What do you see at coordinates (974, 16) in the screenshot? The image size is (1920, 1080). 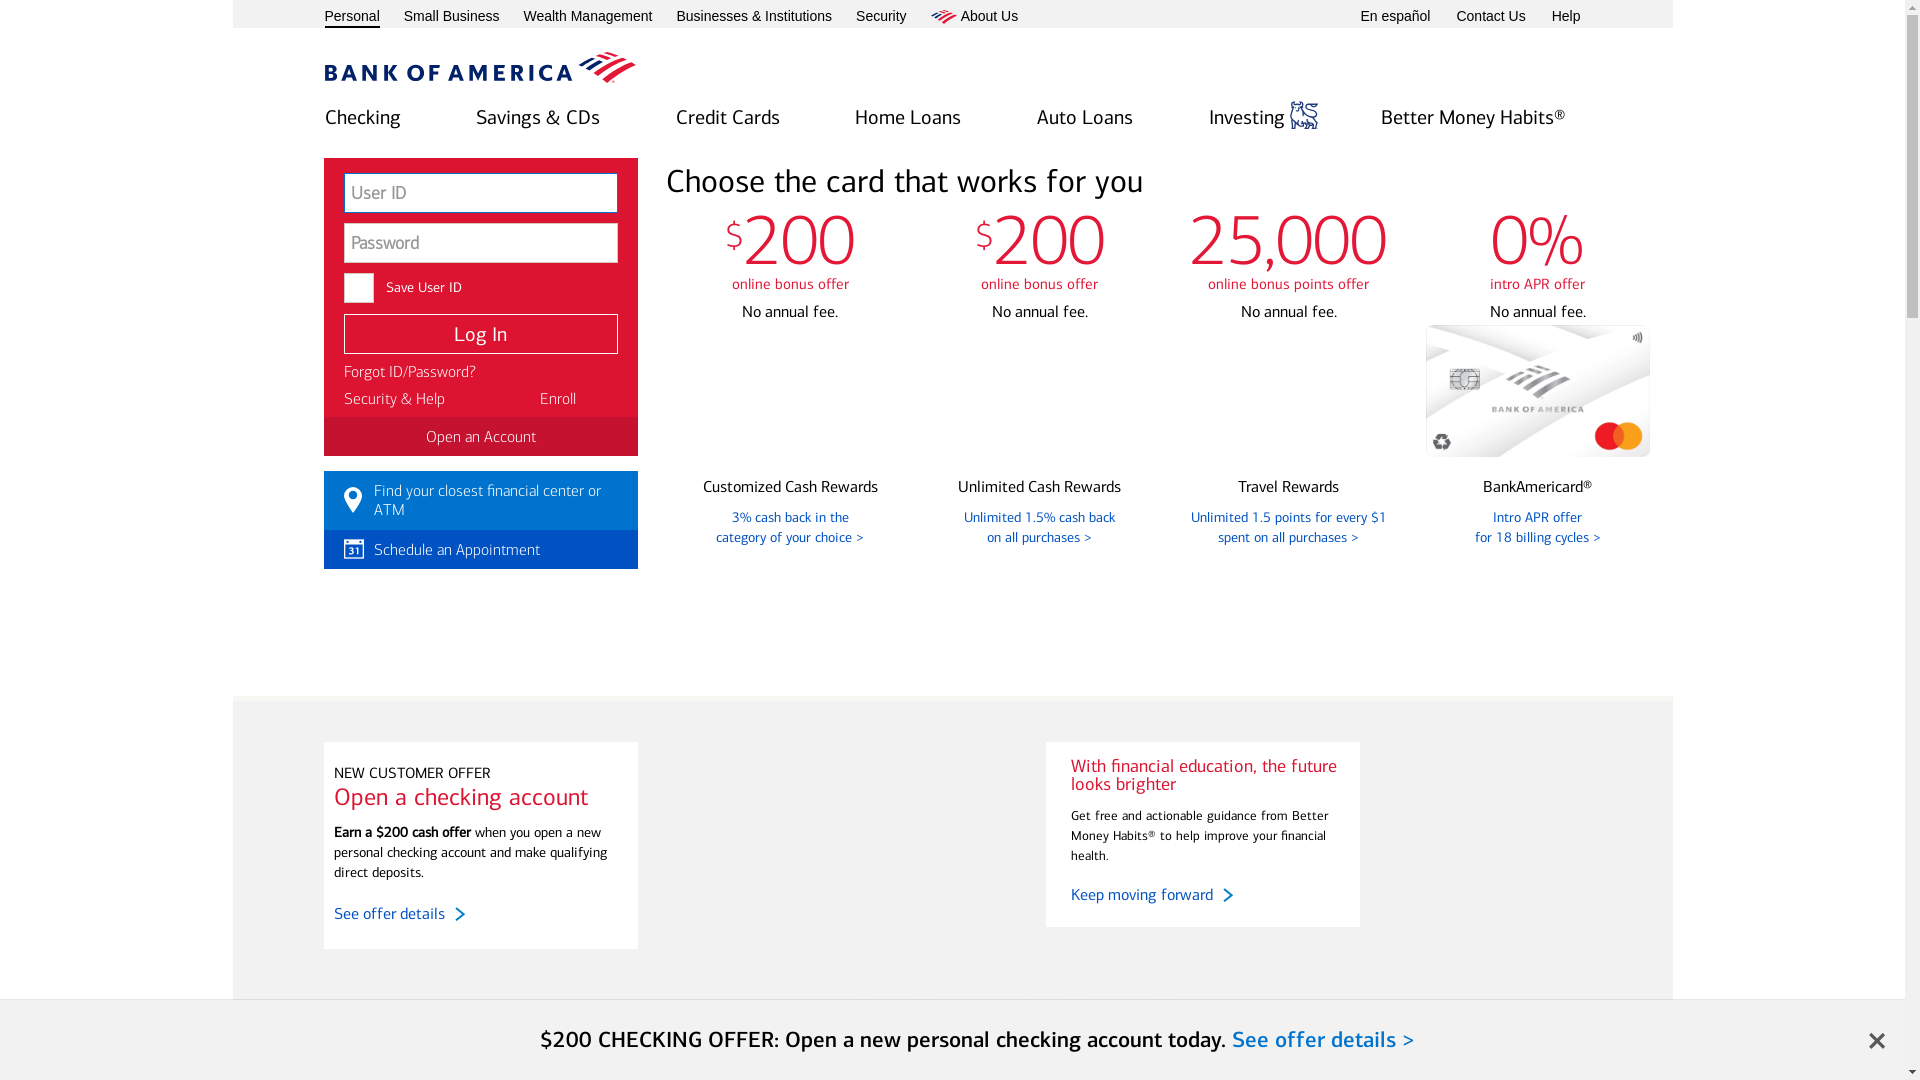 I see `'About Us'` at bounding box center [974, 16].